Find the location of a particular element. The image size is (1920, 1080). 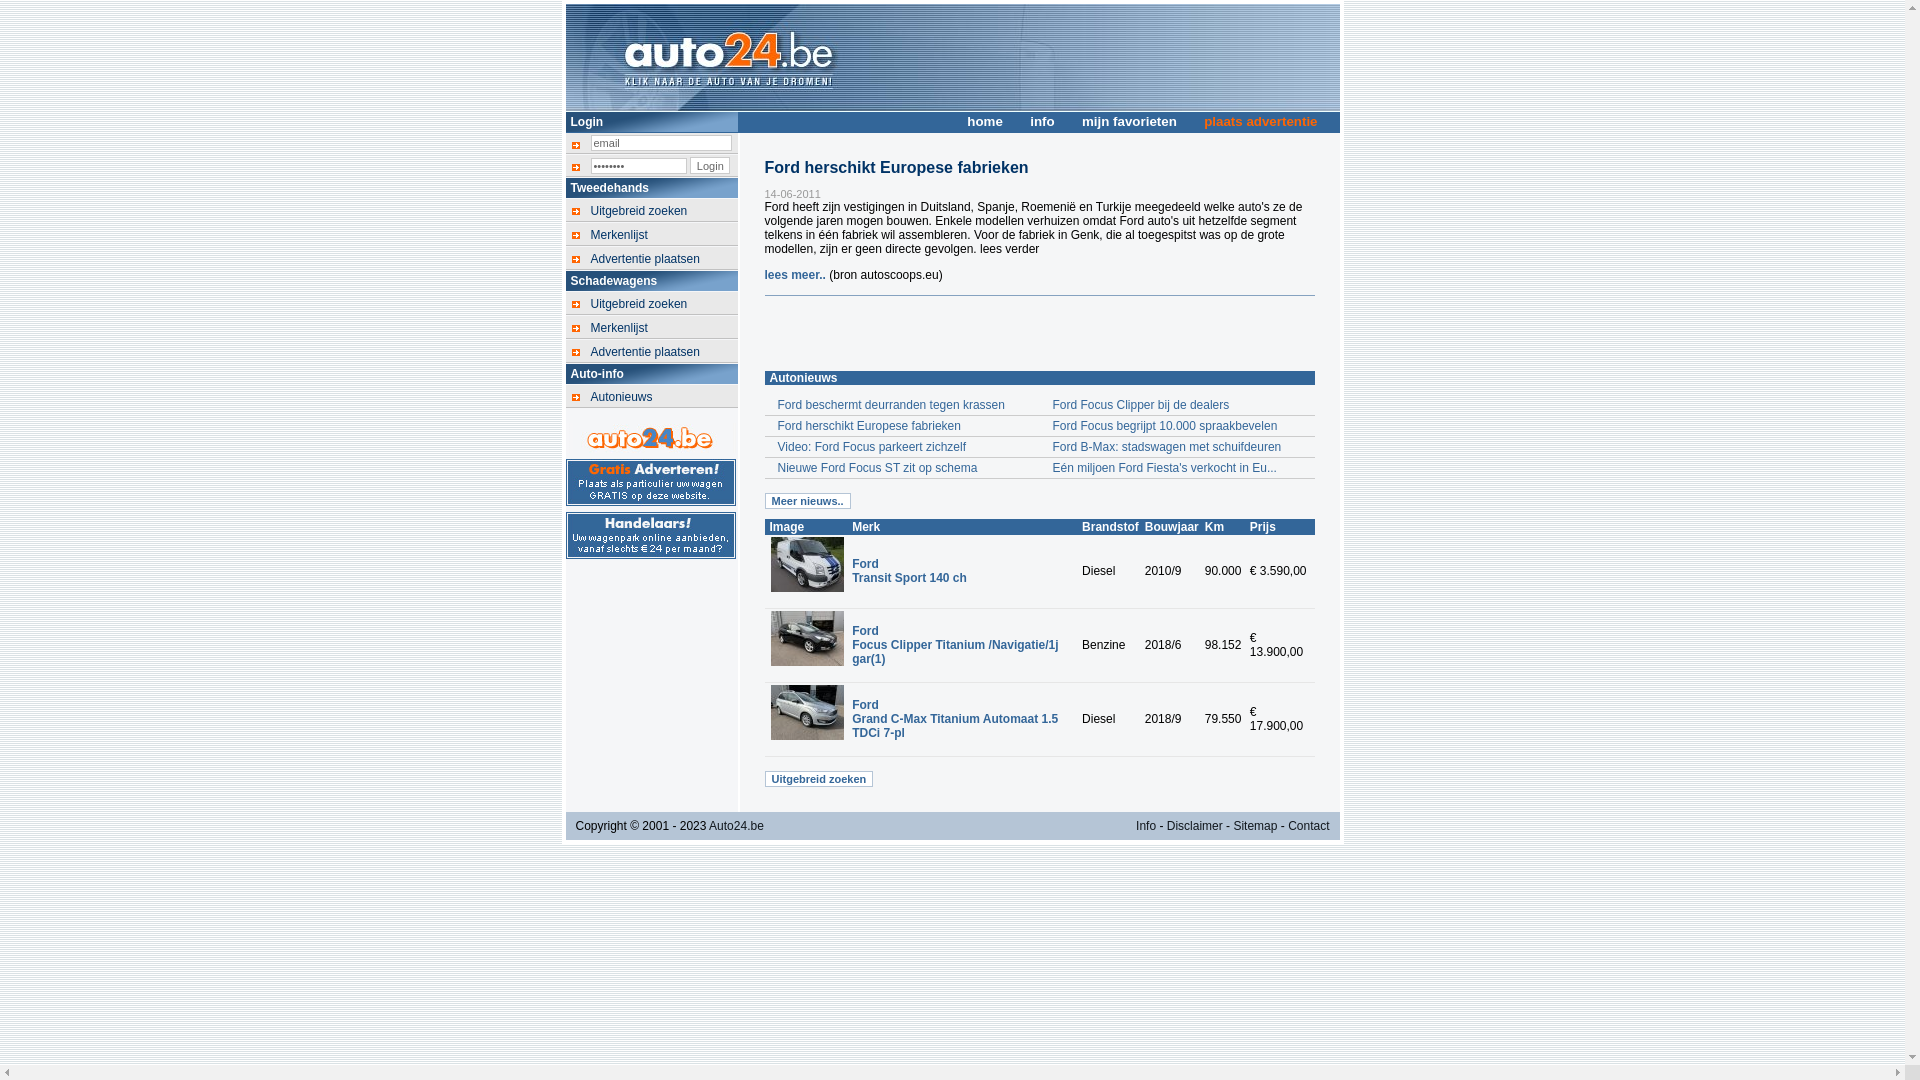

'Advertentie plaatsen' is located at coordinates (663, 257).